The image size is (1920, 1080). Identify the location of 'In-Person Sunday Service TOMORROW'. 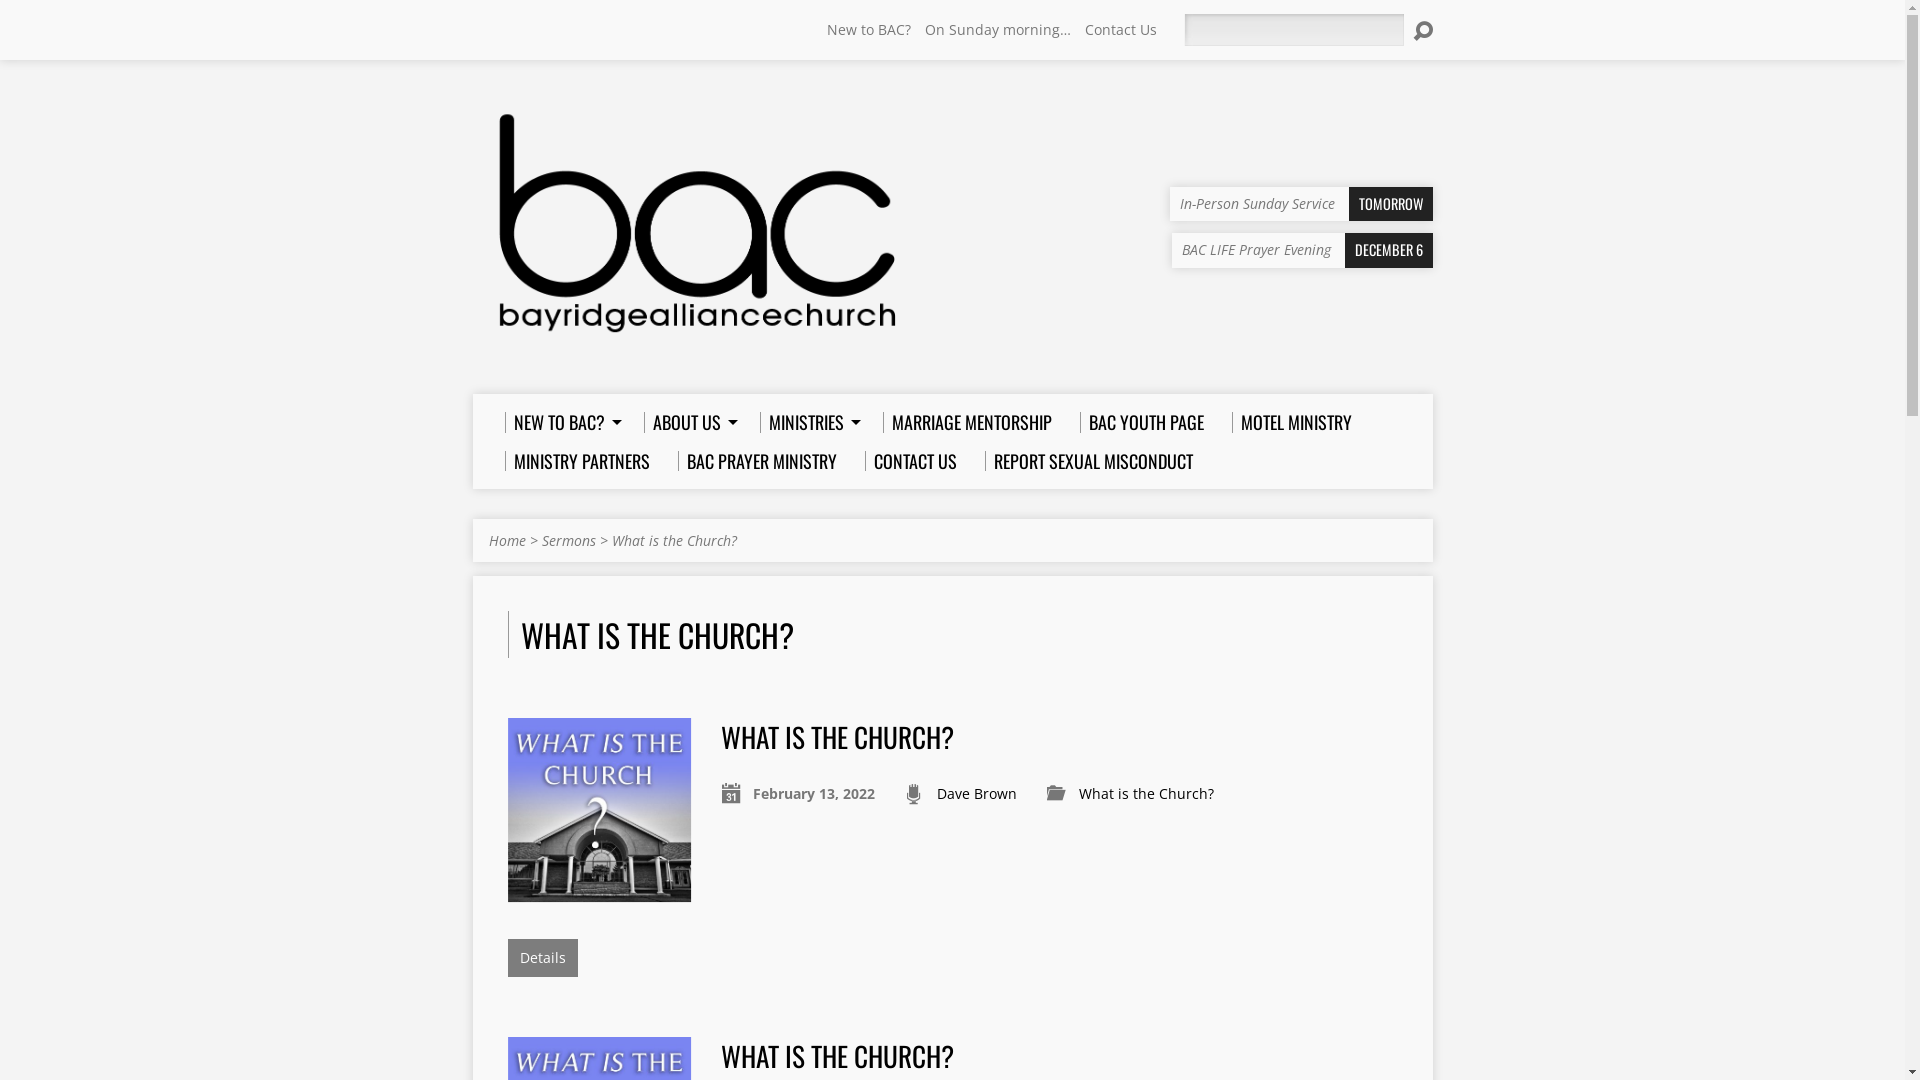
(1301, 204).